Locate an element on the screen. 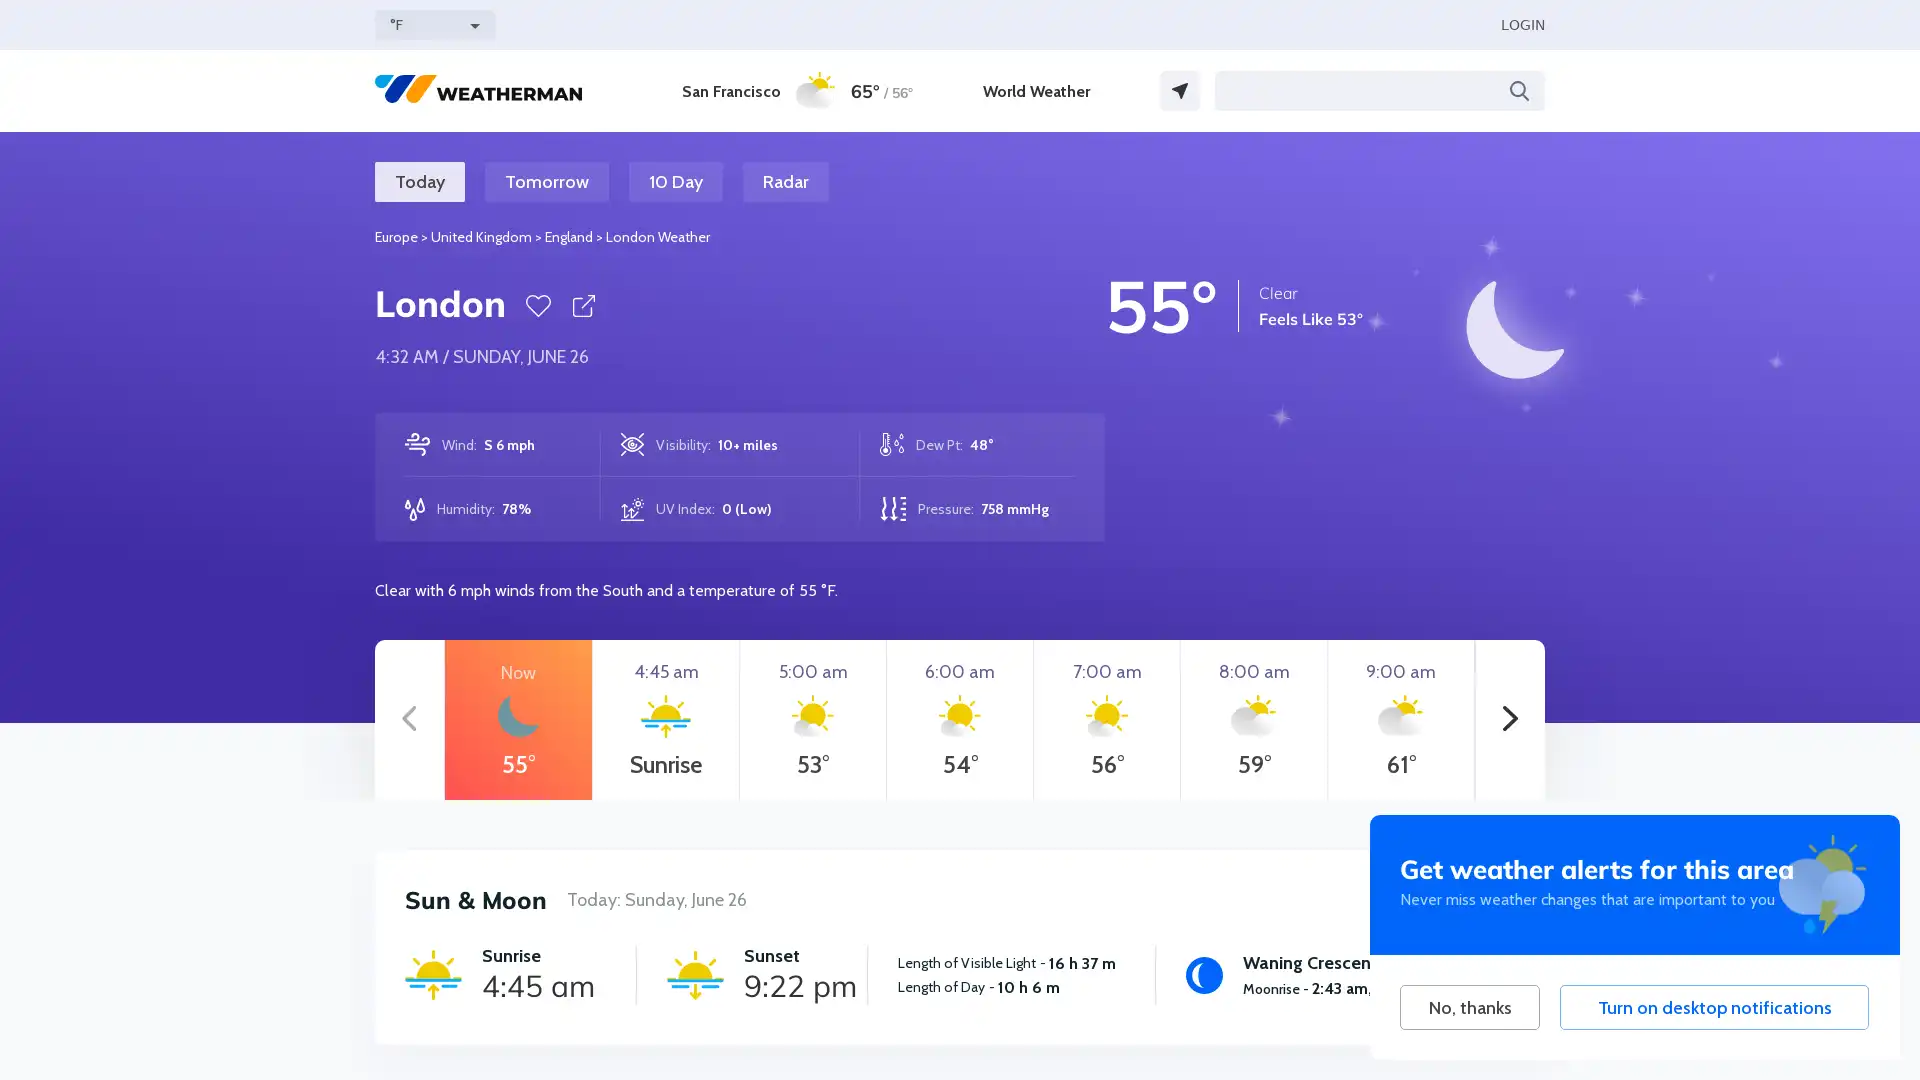  No, thanks is located at coordinates (1469, 1007).